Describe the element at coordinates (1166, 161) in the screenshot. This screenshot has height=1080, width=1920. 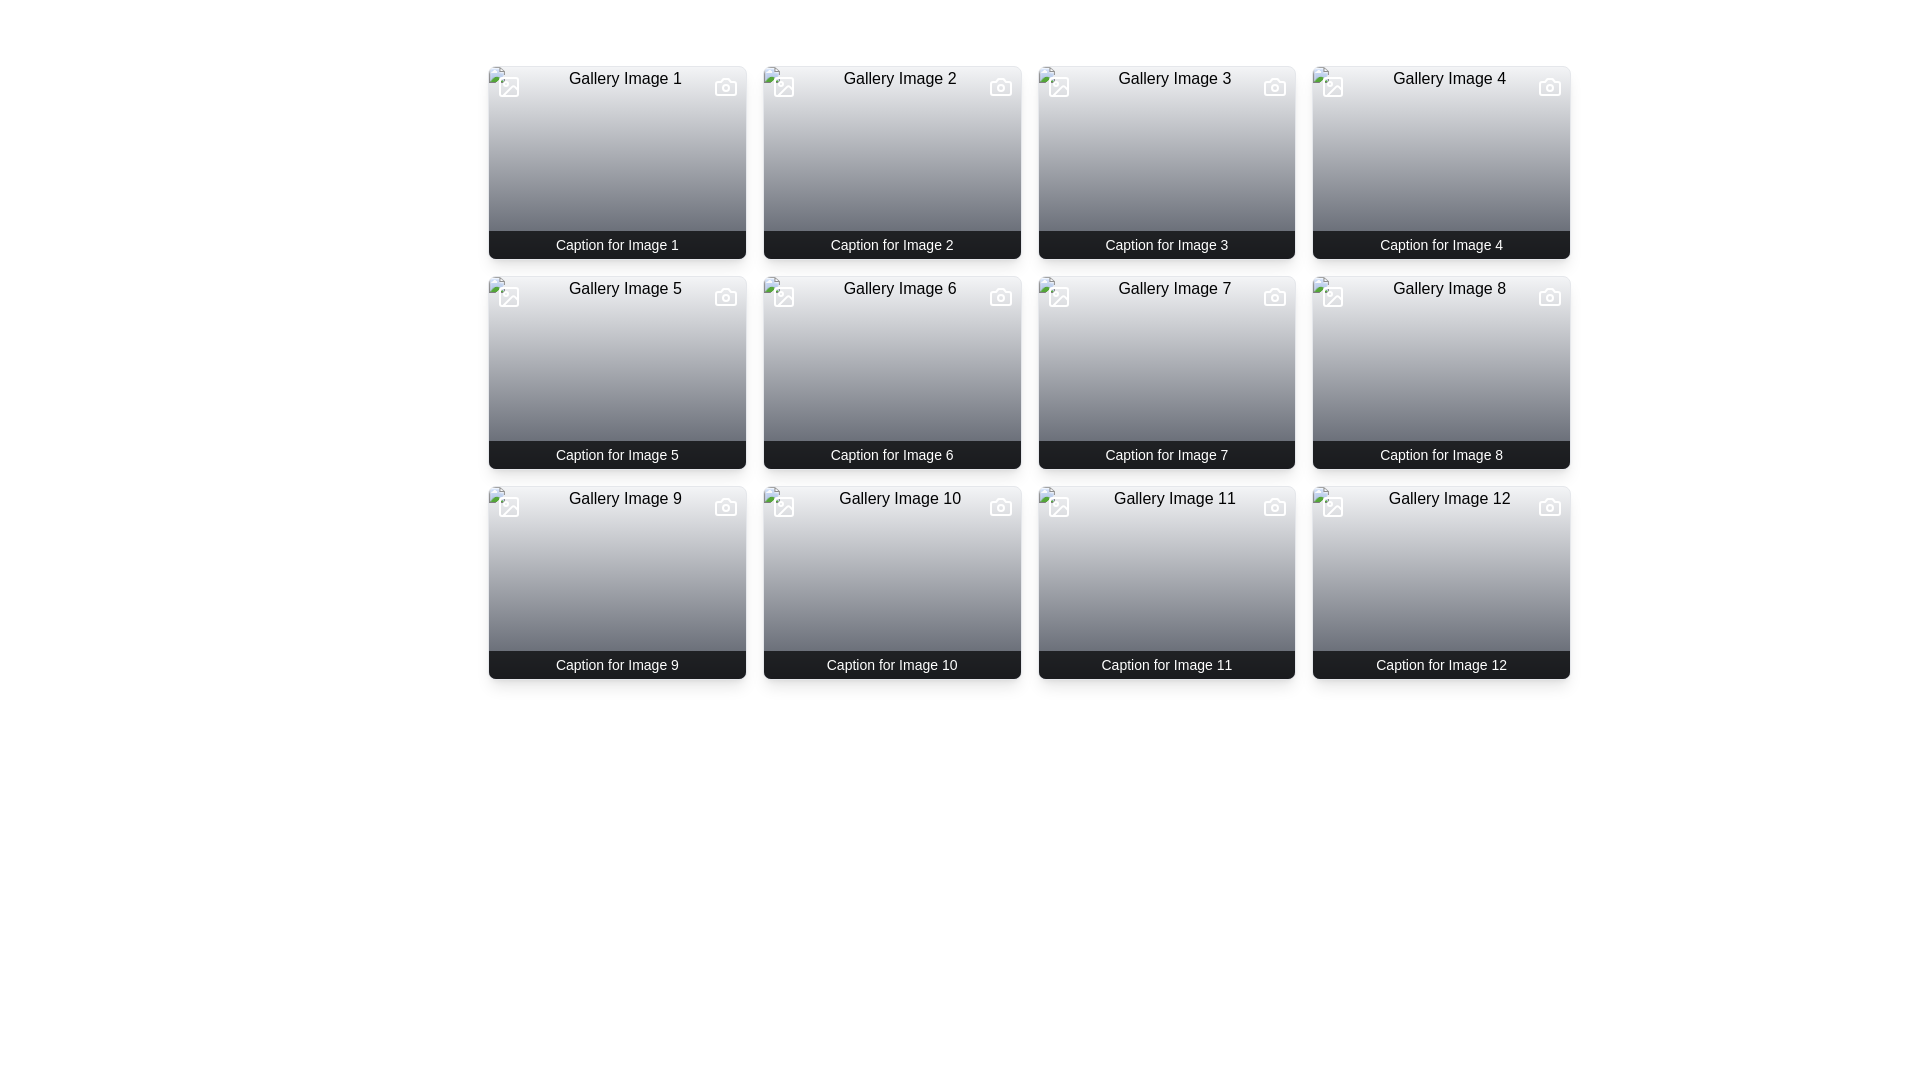
I see `the decorative background overlay located at the center of the 'Gallery Image 3' element in the first row and third column of the grid` at that location.